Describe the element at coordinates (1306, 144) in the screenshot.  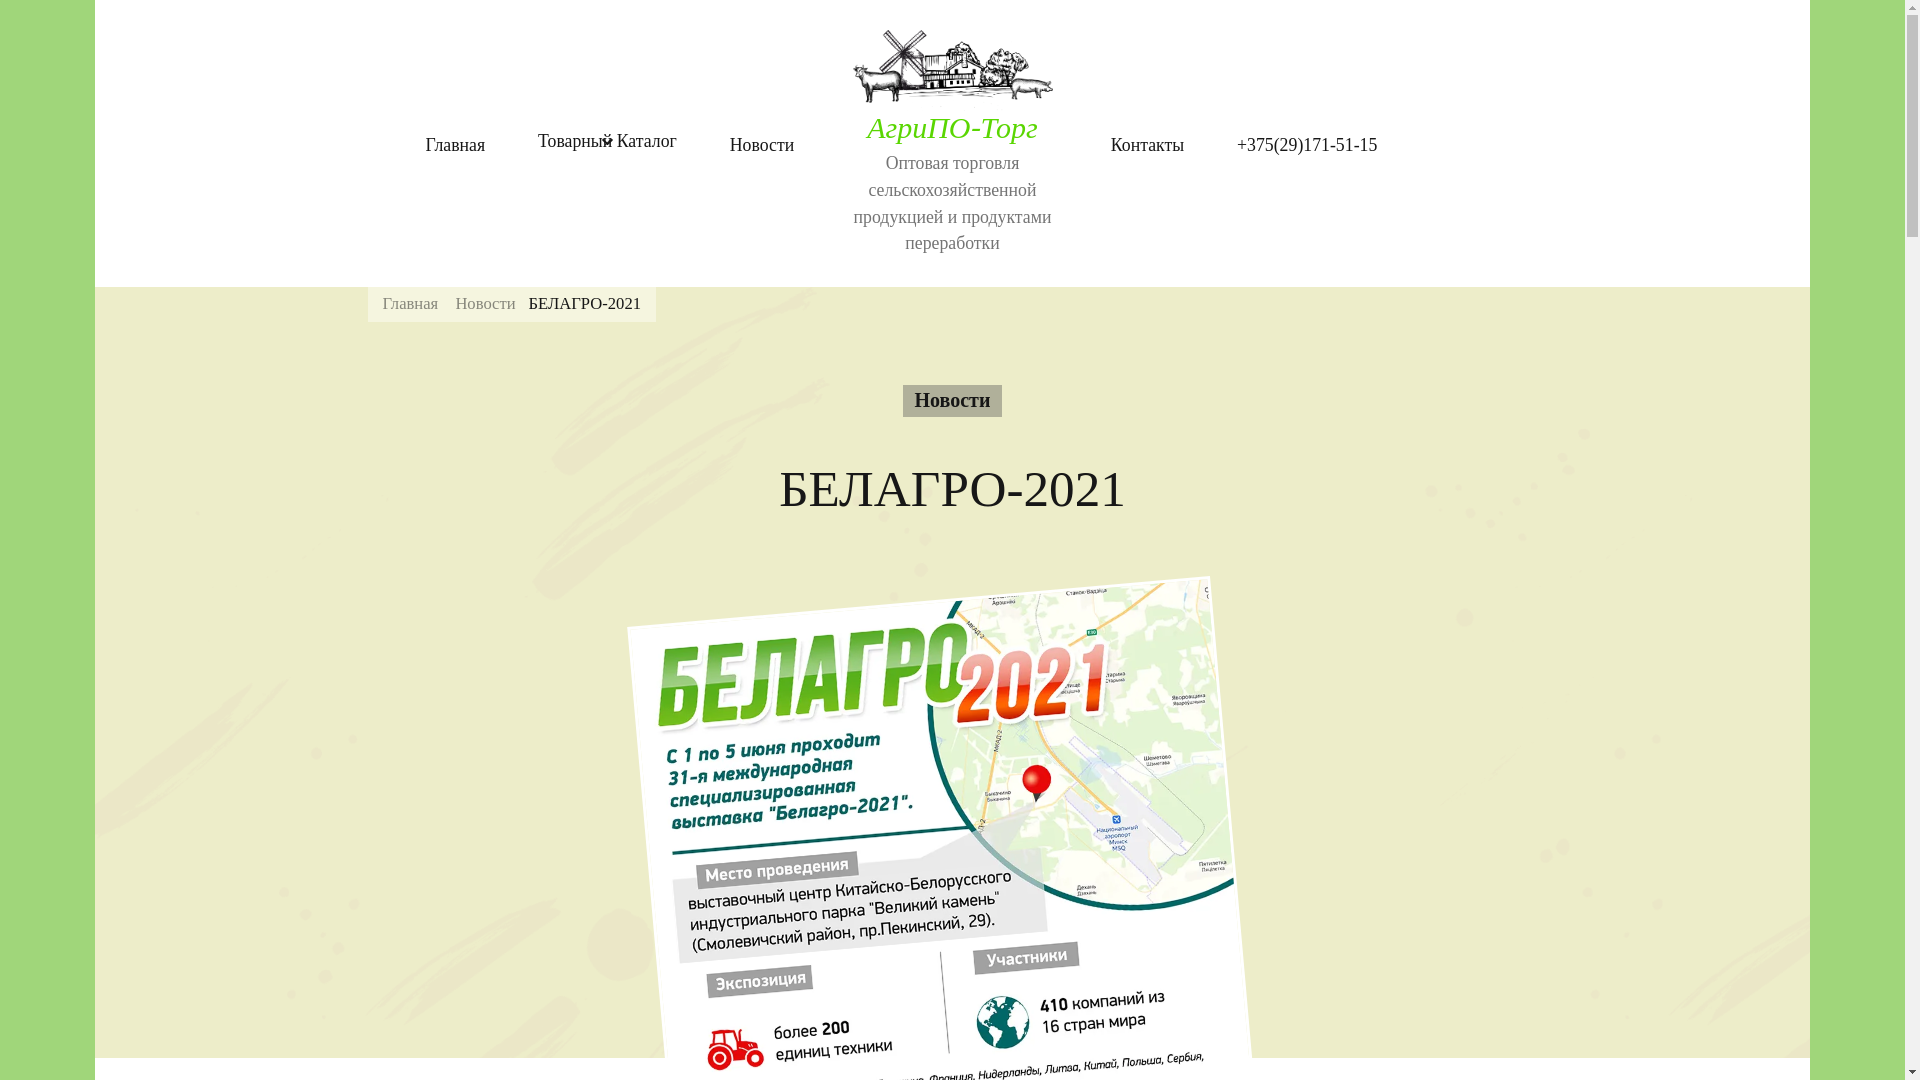
I see `'+375(29)171-51-15'` at that location.